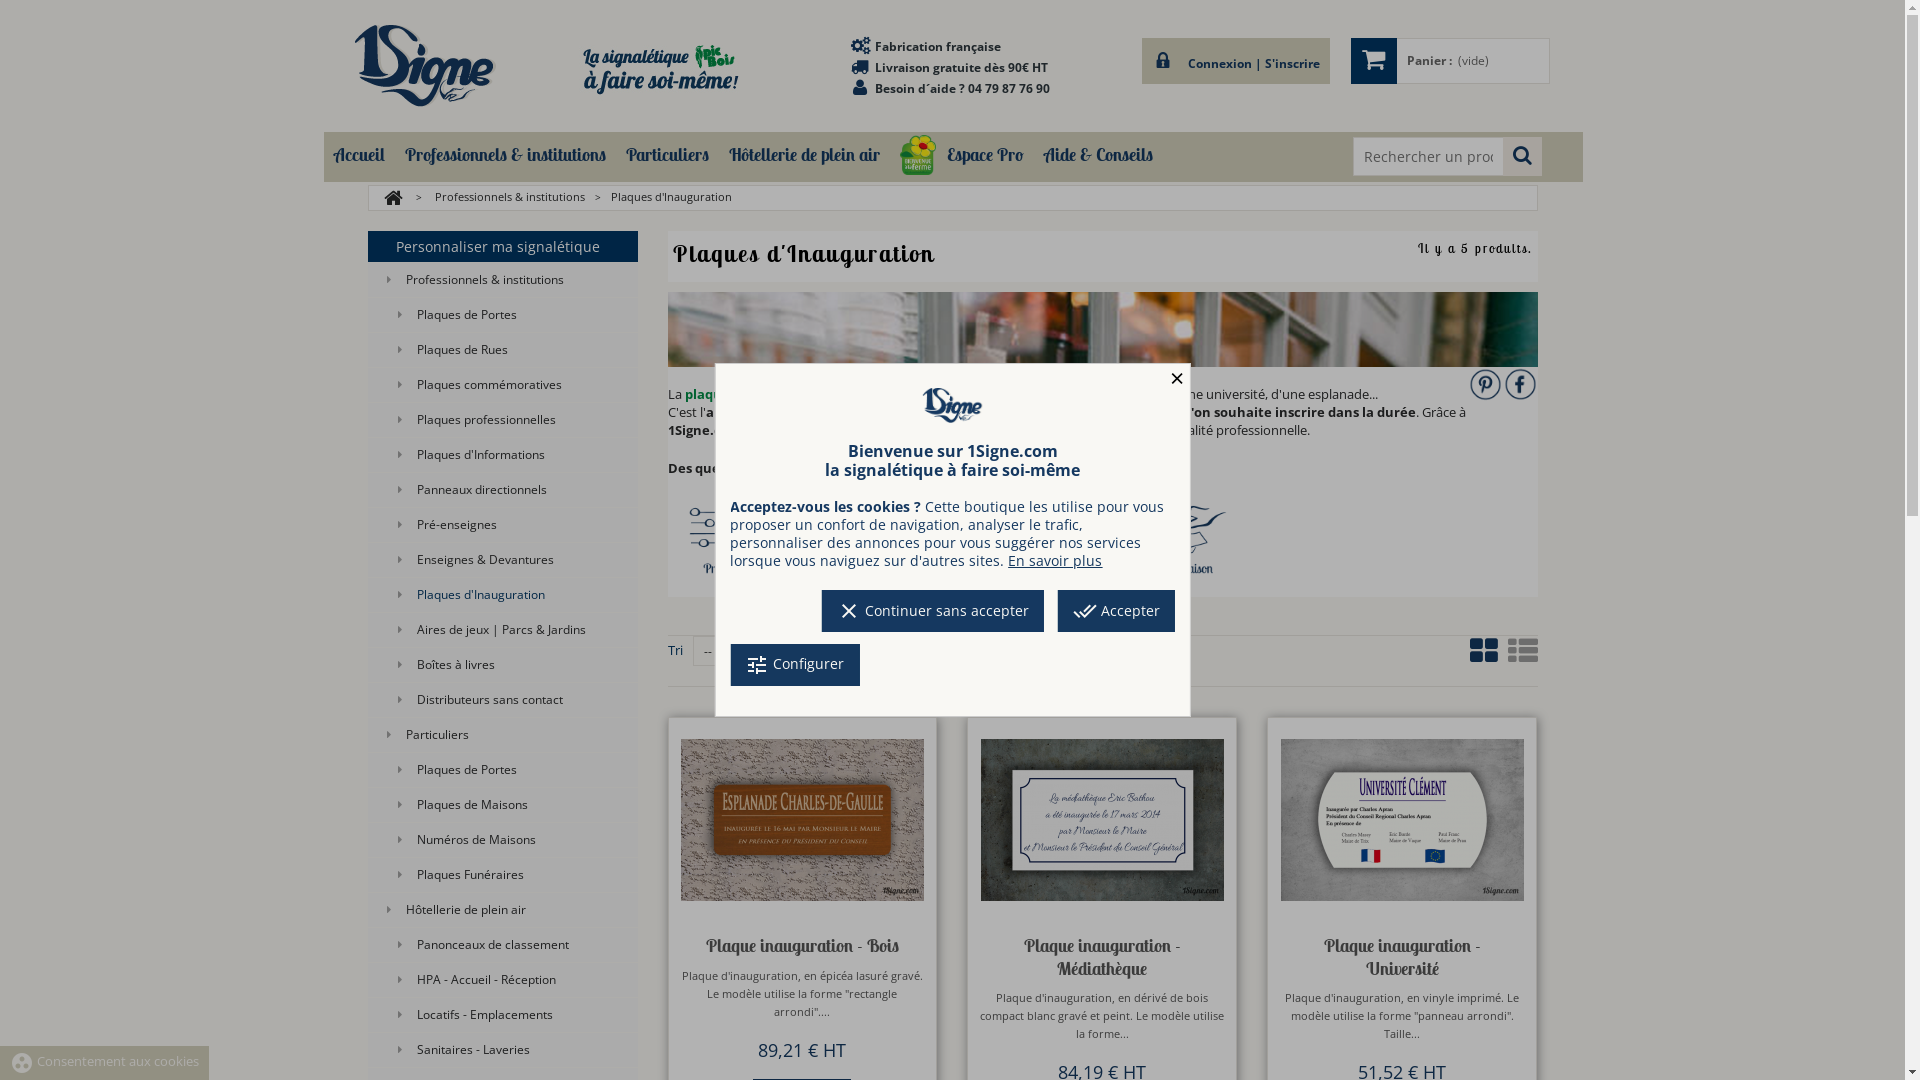 The width and height of the screenshot is (1920, 1080). I want to click on 'Locatifs - Emplacements', so click(368, 1014).